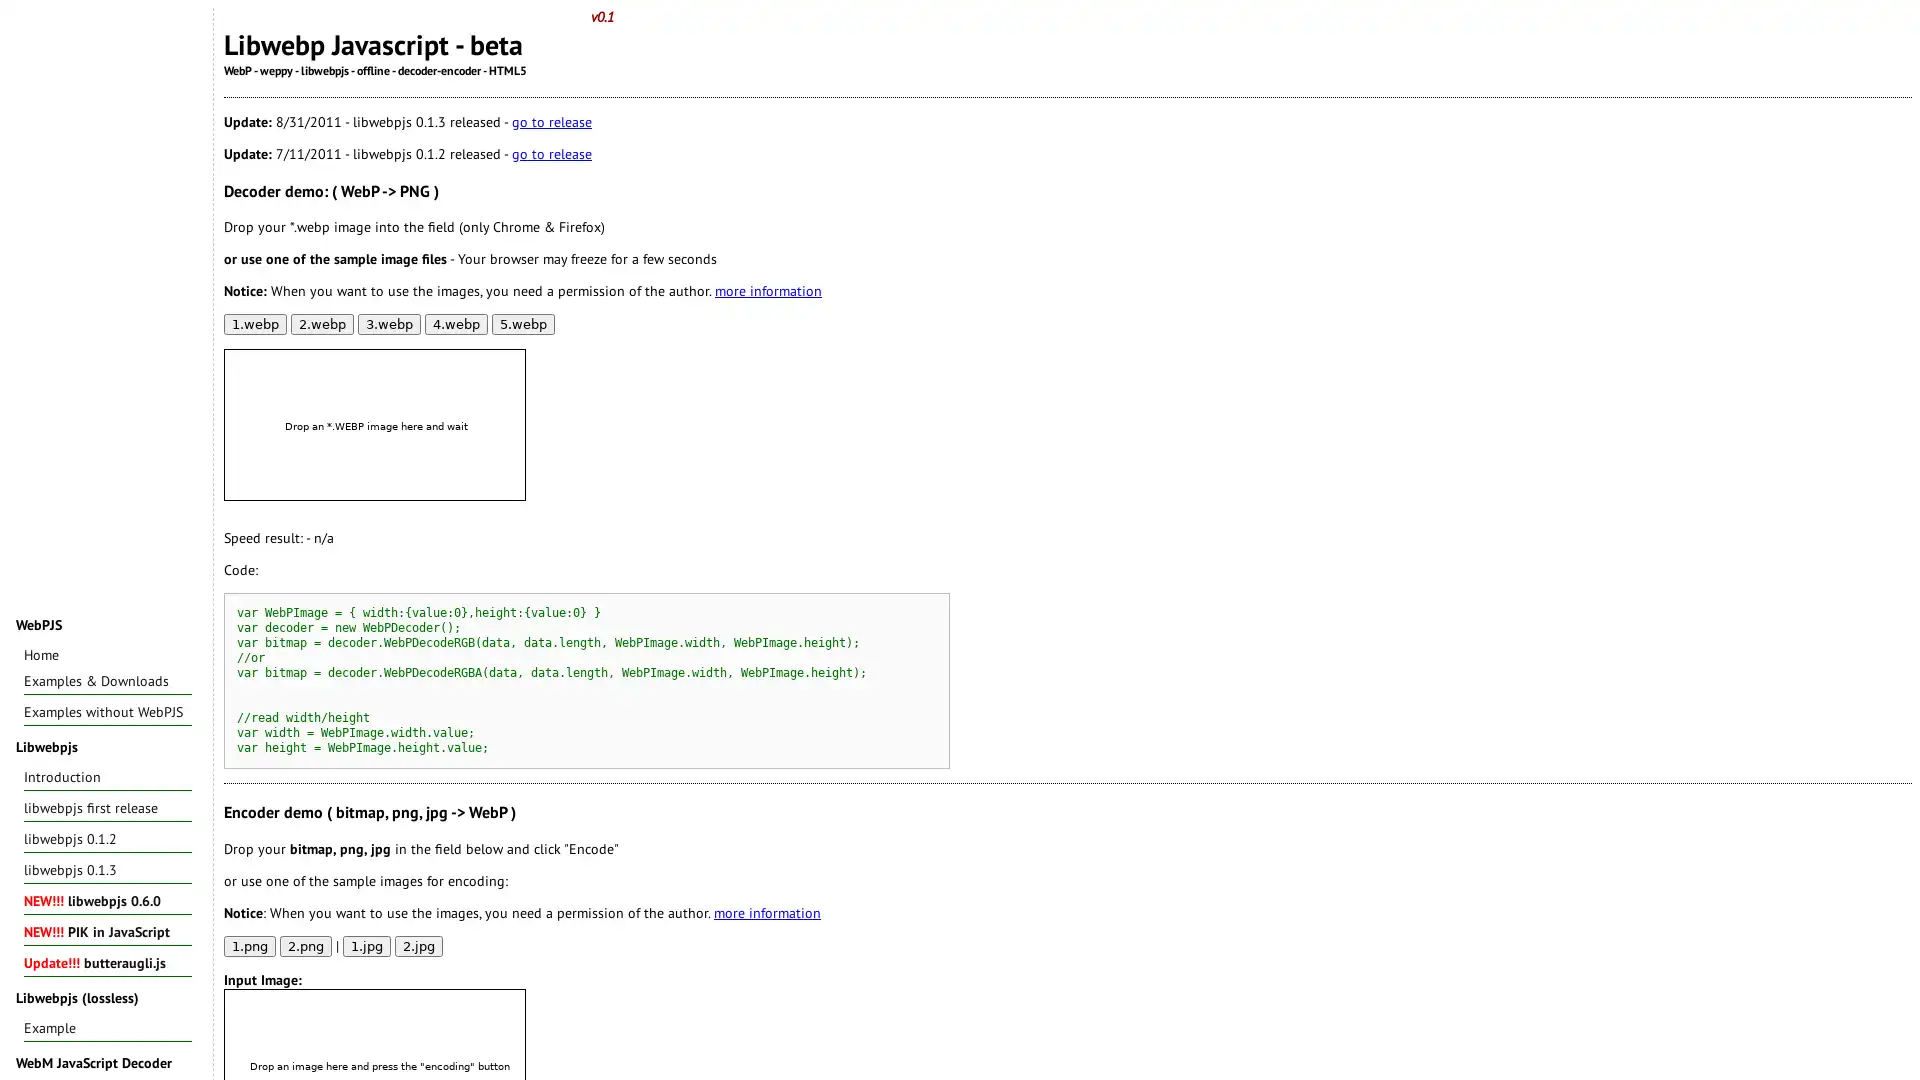 The image size is (1920, 1080). What do you see at coordinates (417, 945) in the screenshot?
I see `2.jpg` at bounding box center [417, 945].